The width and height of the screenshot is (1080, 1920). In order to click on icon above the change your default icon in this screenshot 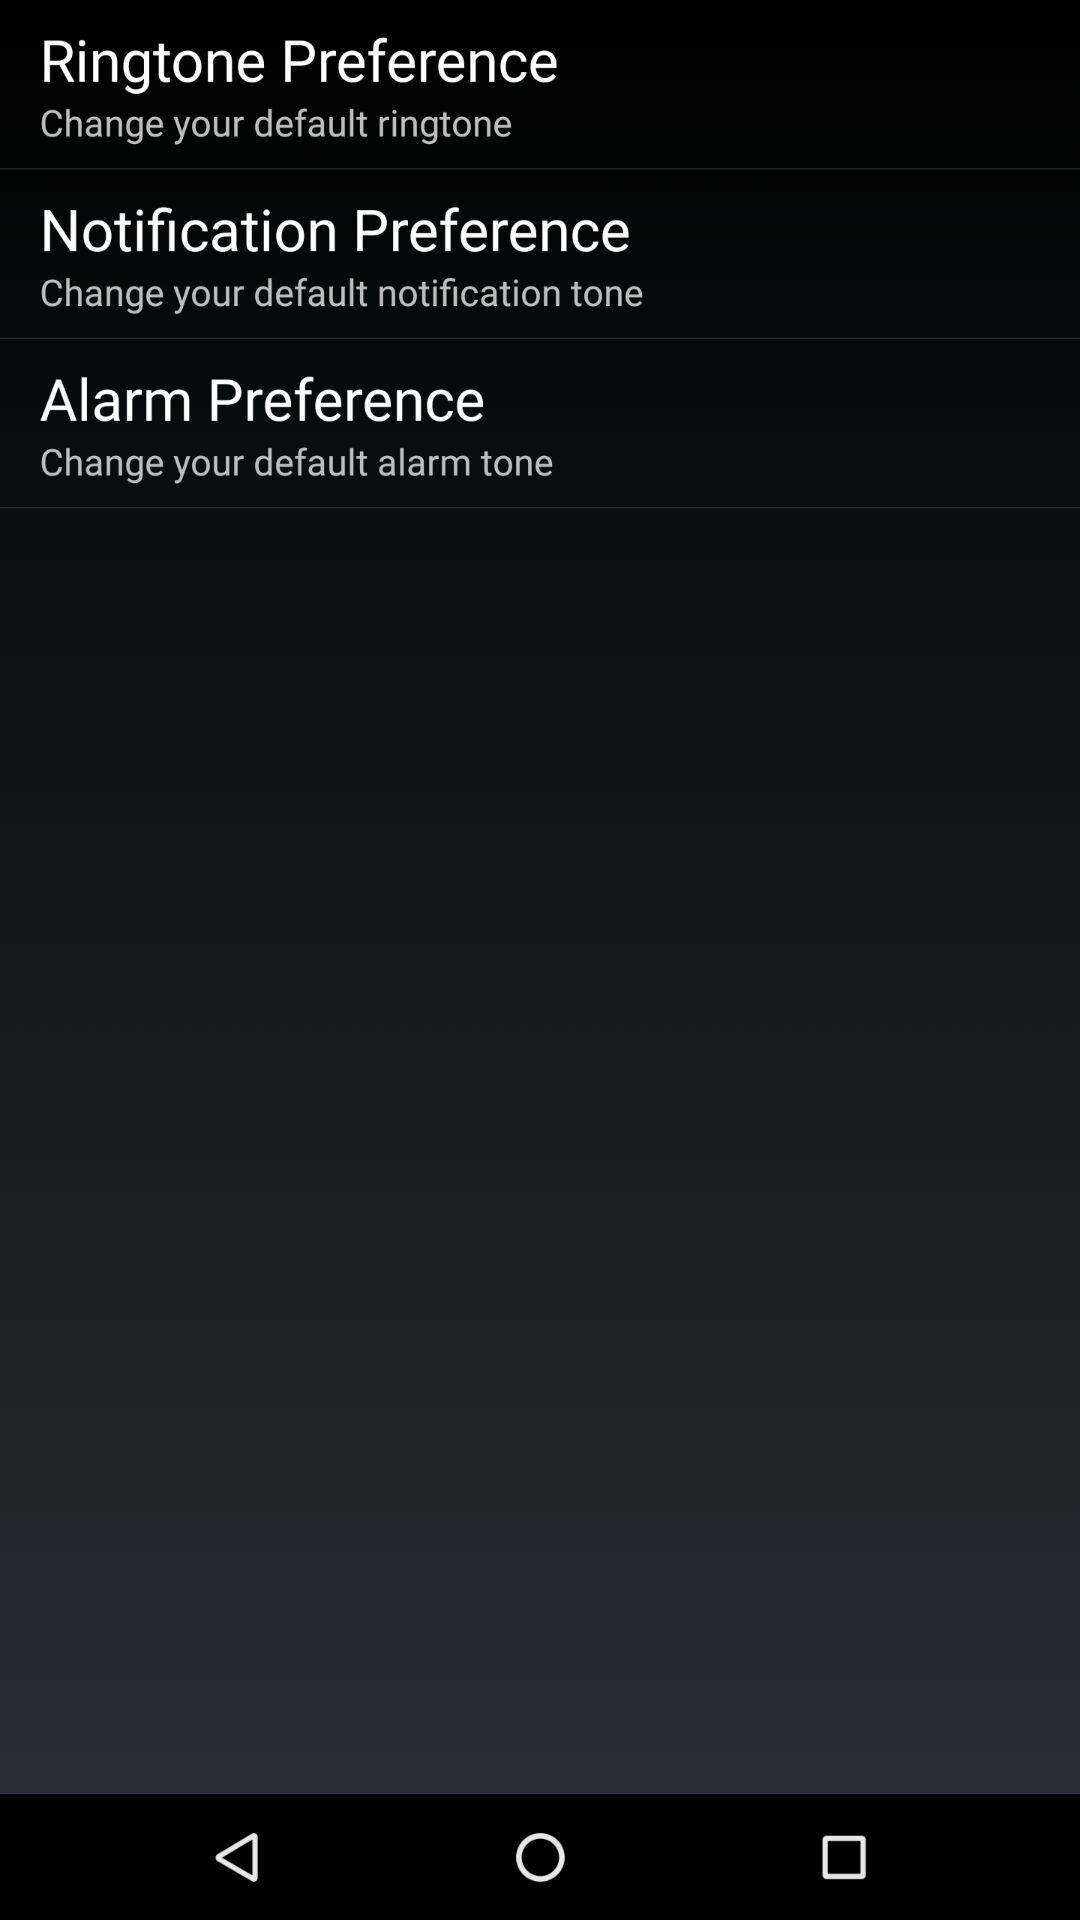, I will do `click(261, 397)`.